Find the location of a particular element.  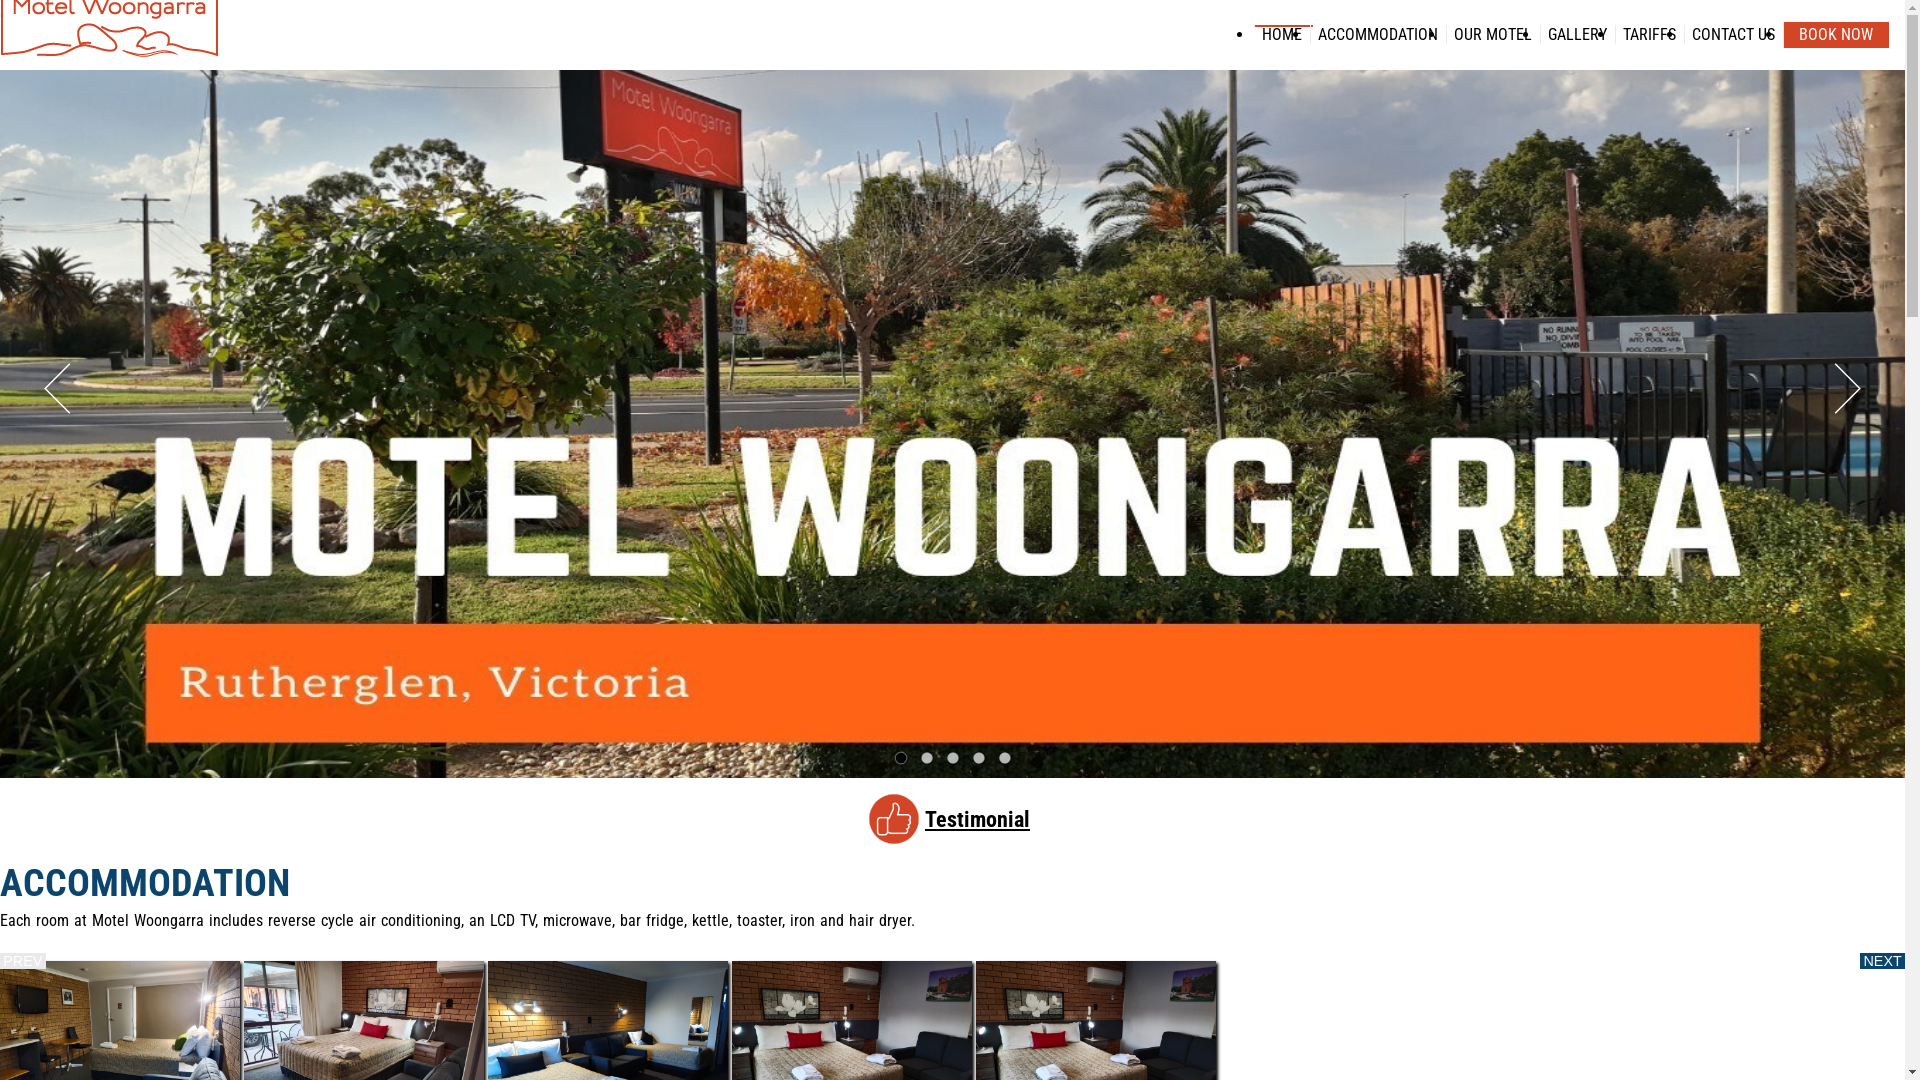

'BOOK NOW' is located at coordinates (1790, 34).